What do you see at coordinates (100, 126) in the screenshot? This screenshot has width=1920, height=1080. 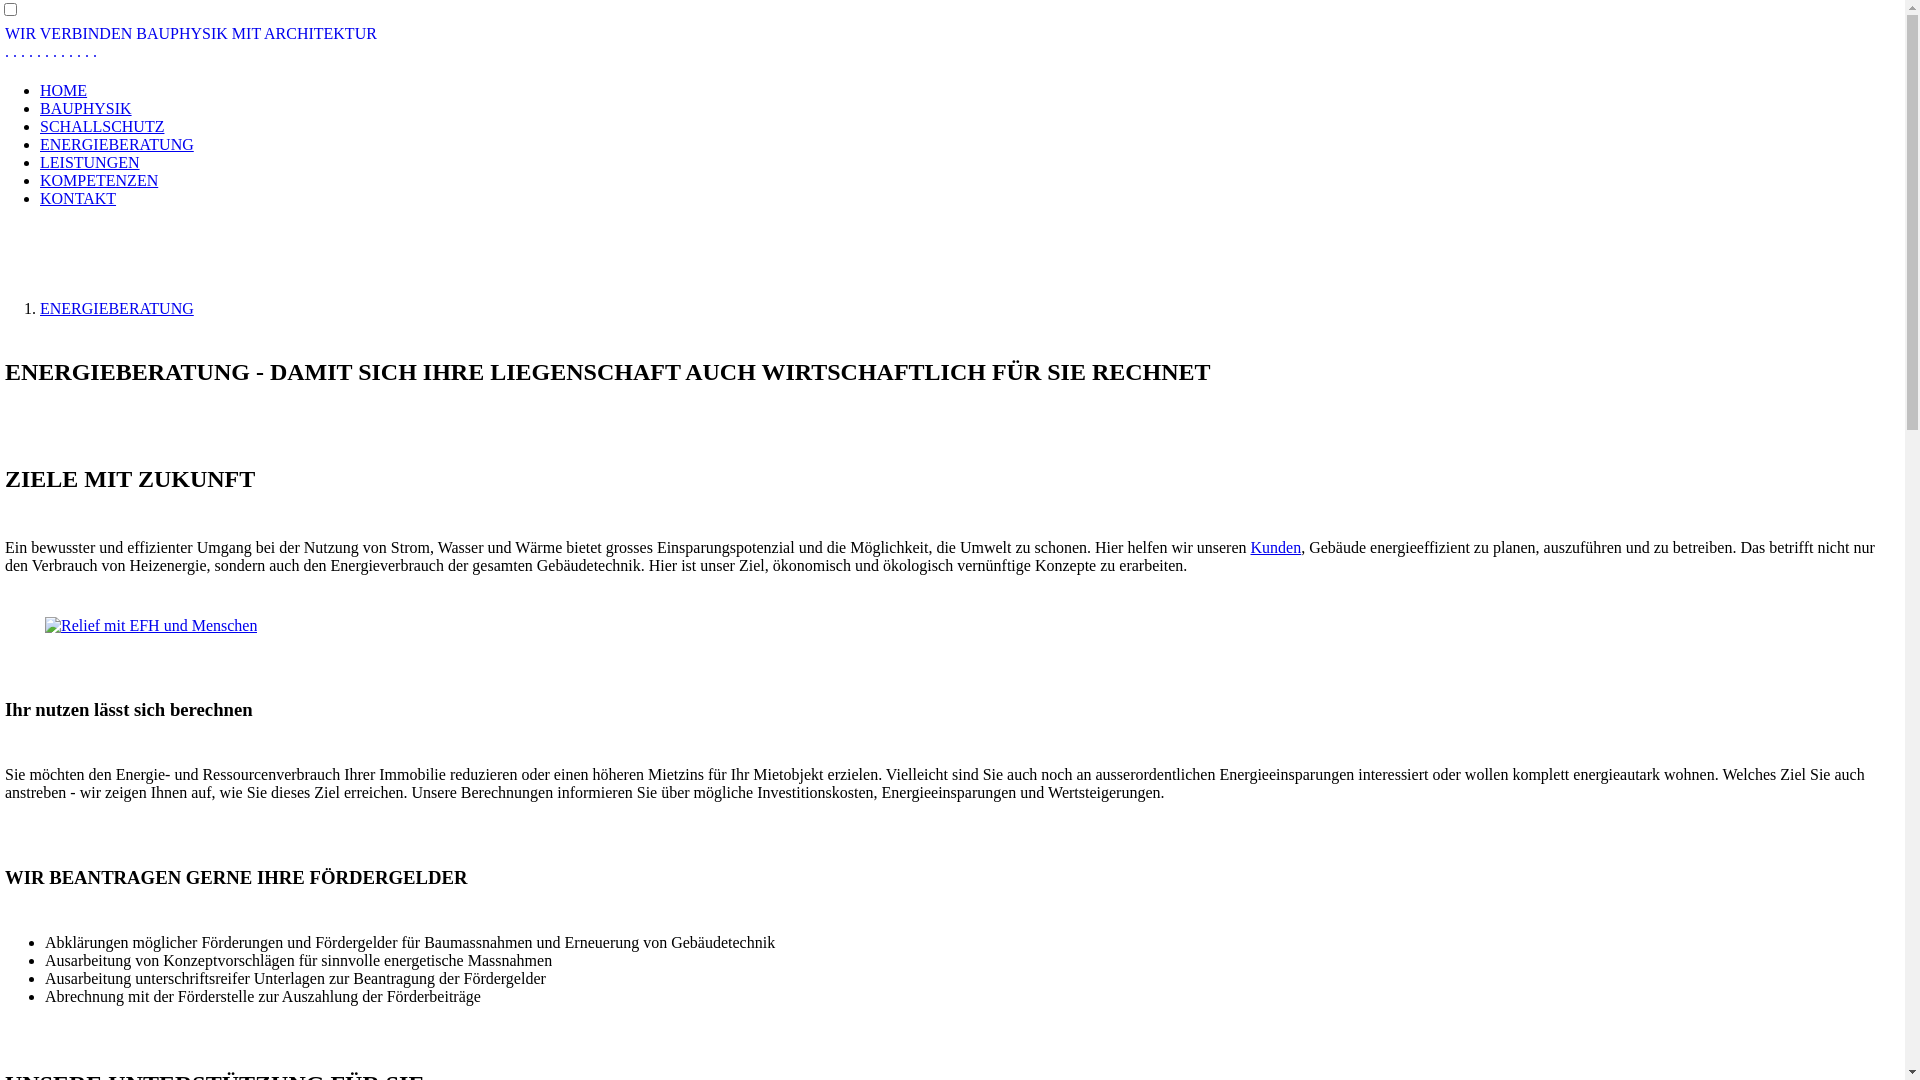 I see `'SCHALLSCHUTZ'` at bounding box center [100, 126].